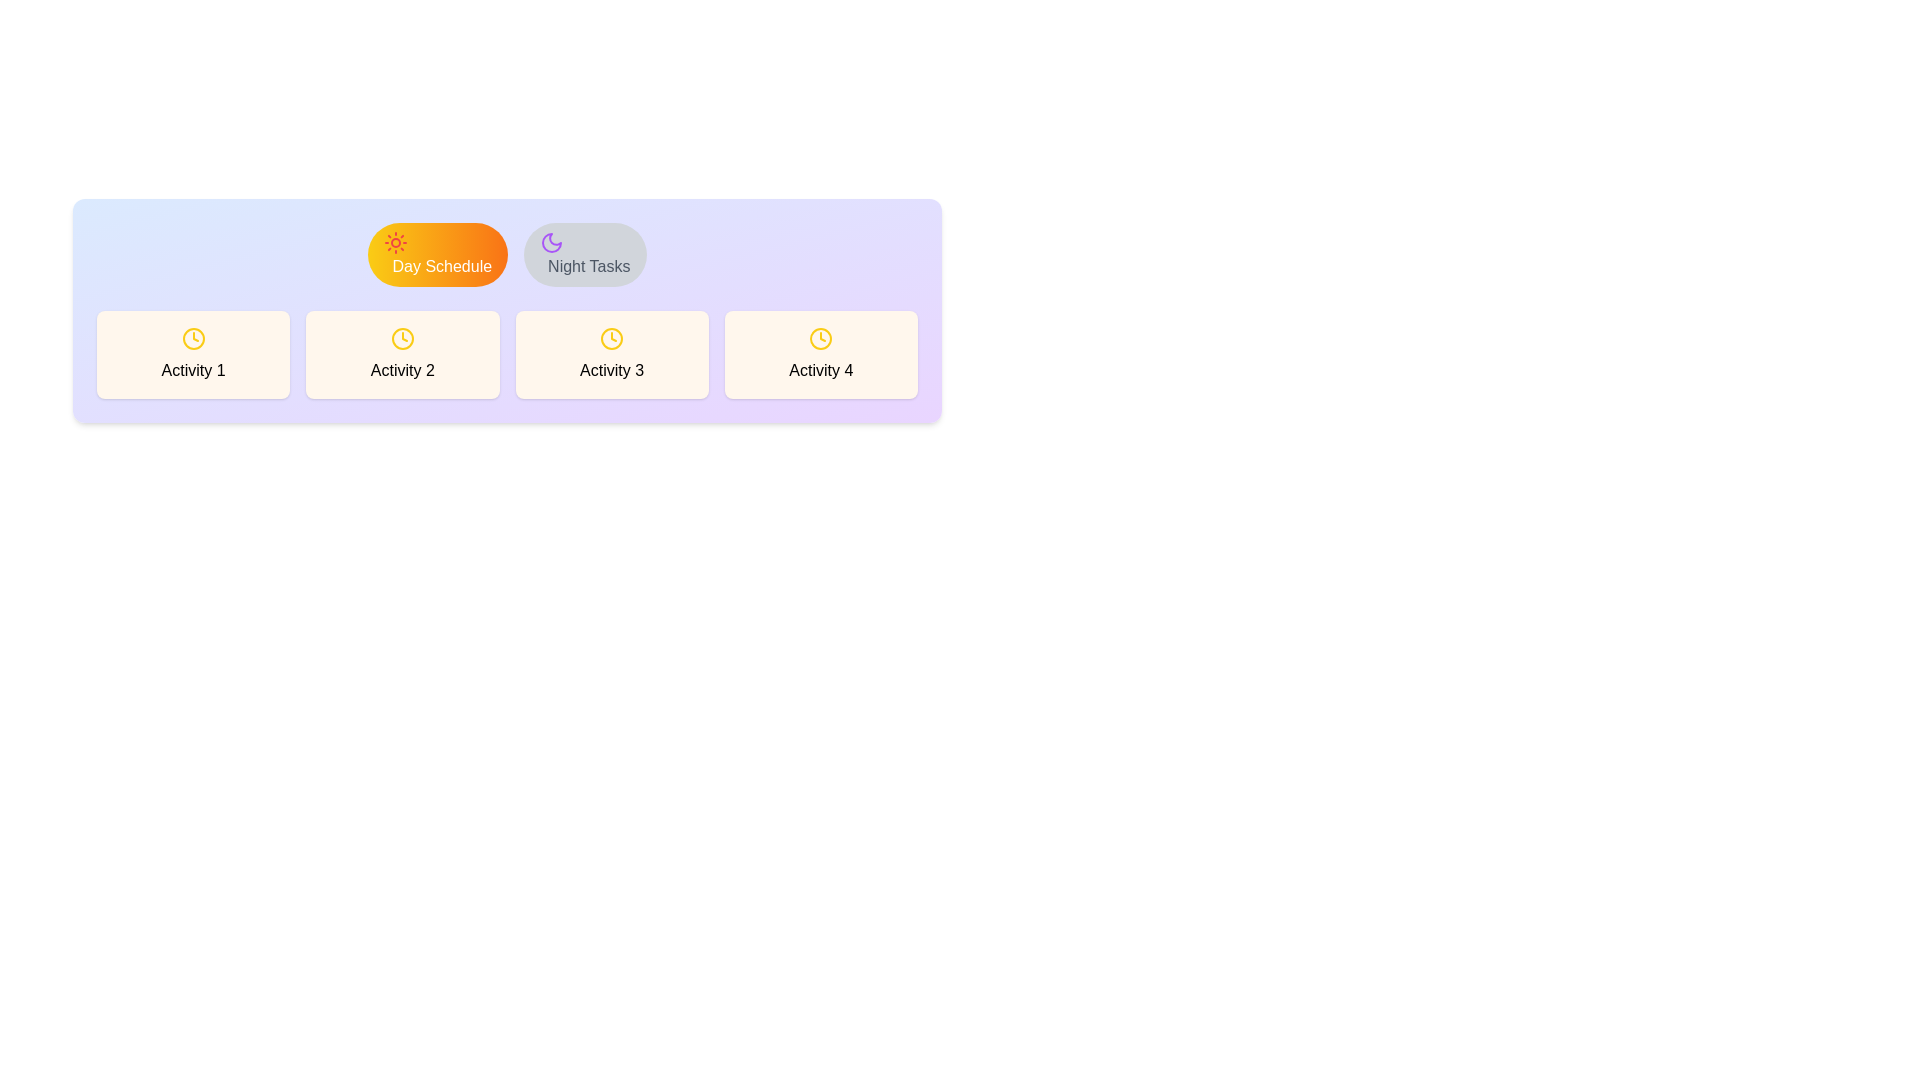 This screenshot has width=1920, height=1080. What do you see at coordinates (437, 253) in the screenshot?
I see `the text Day Schedule within the content` at bounding box center [437, 253].